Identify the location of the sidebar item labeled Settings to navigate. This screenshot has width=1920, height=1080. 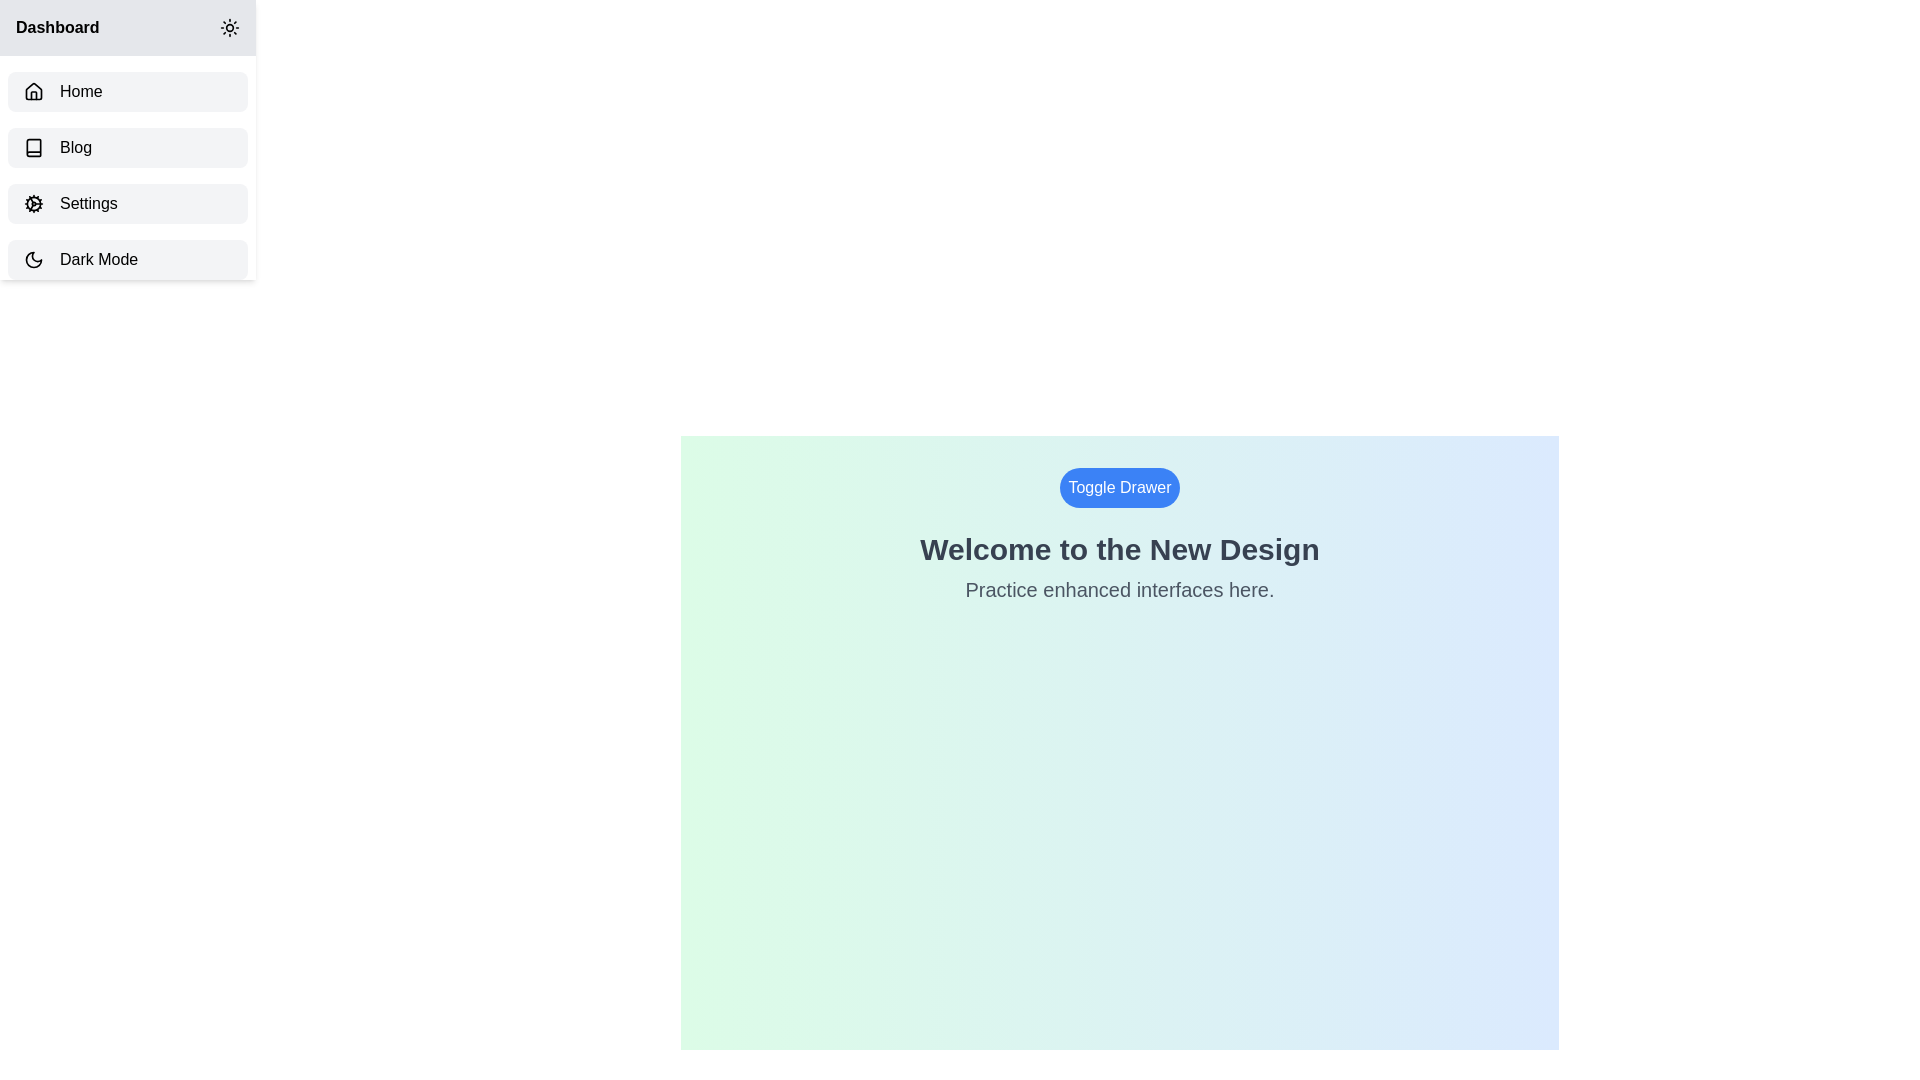
(127, 204).